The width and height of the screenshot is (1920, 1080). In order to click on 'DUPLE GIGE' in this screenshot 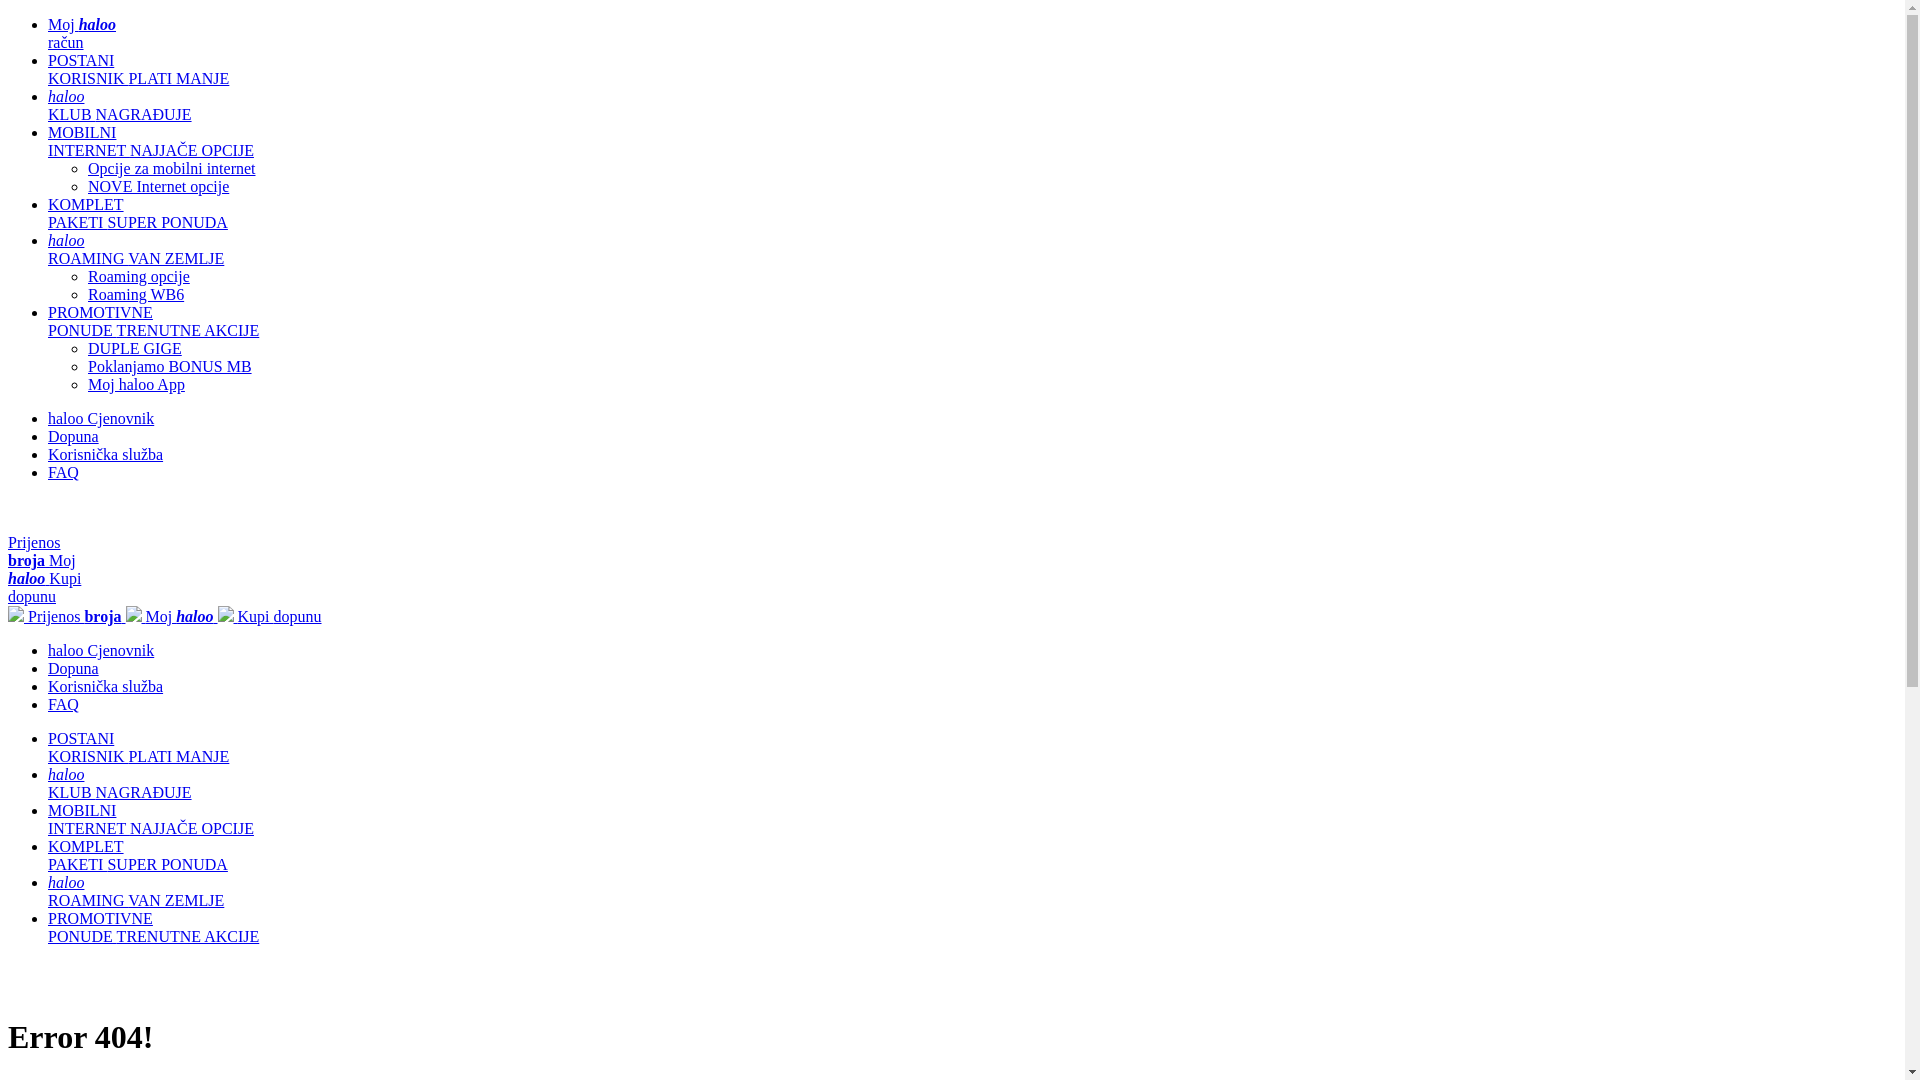, I will do `click(133, 347)`.